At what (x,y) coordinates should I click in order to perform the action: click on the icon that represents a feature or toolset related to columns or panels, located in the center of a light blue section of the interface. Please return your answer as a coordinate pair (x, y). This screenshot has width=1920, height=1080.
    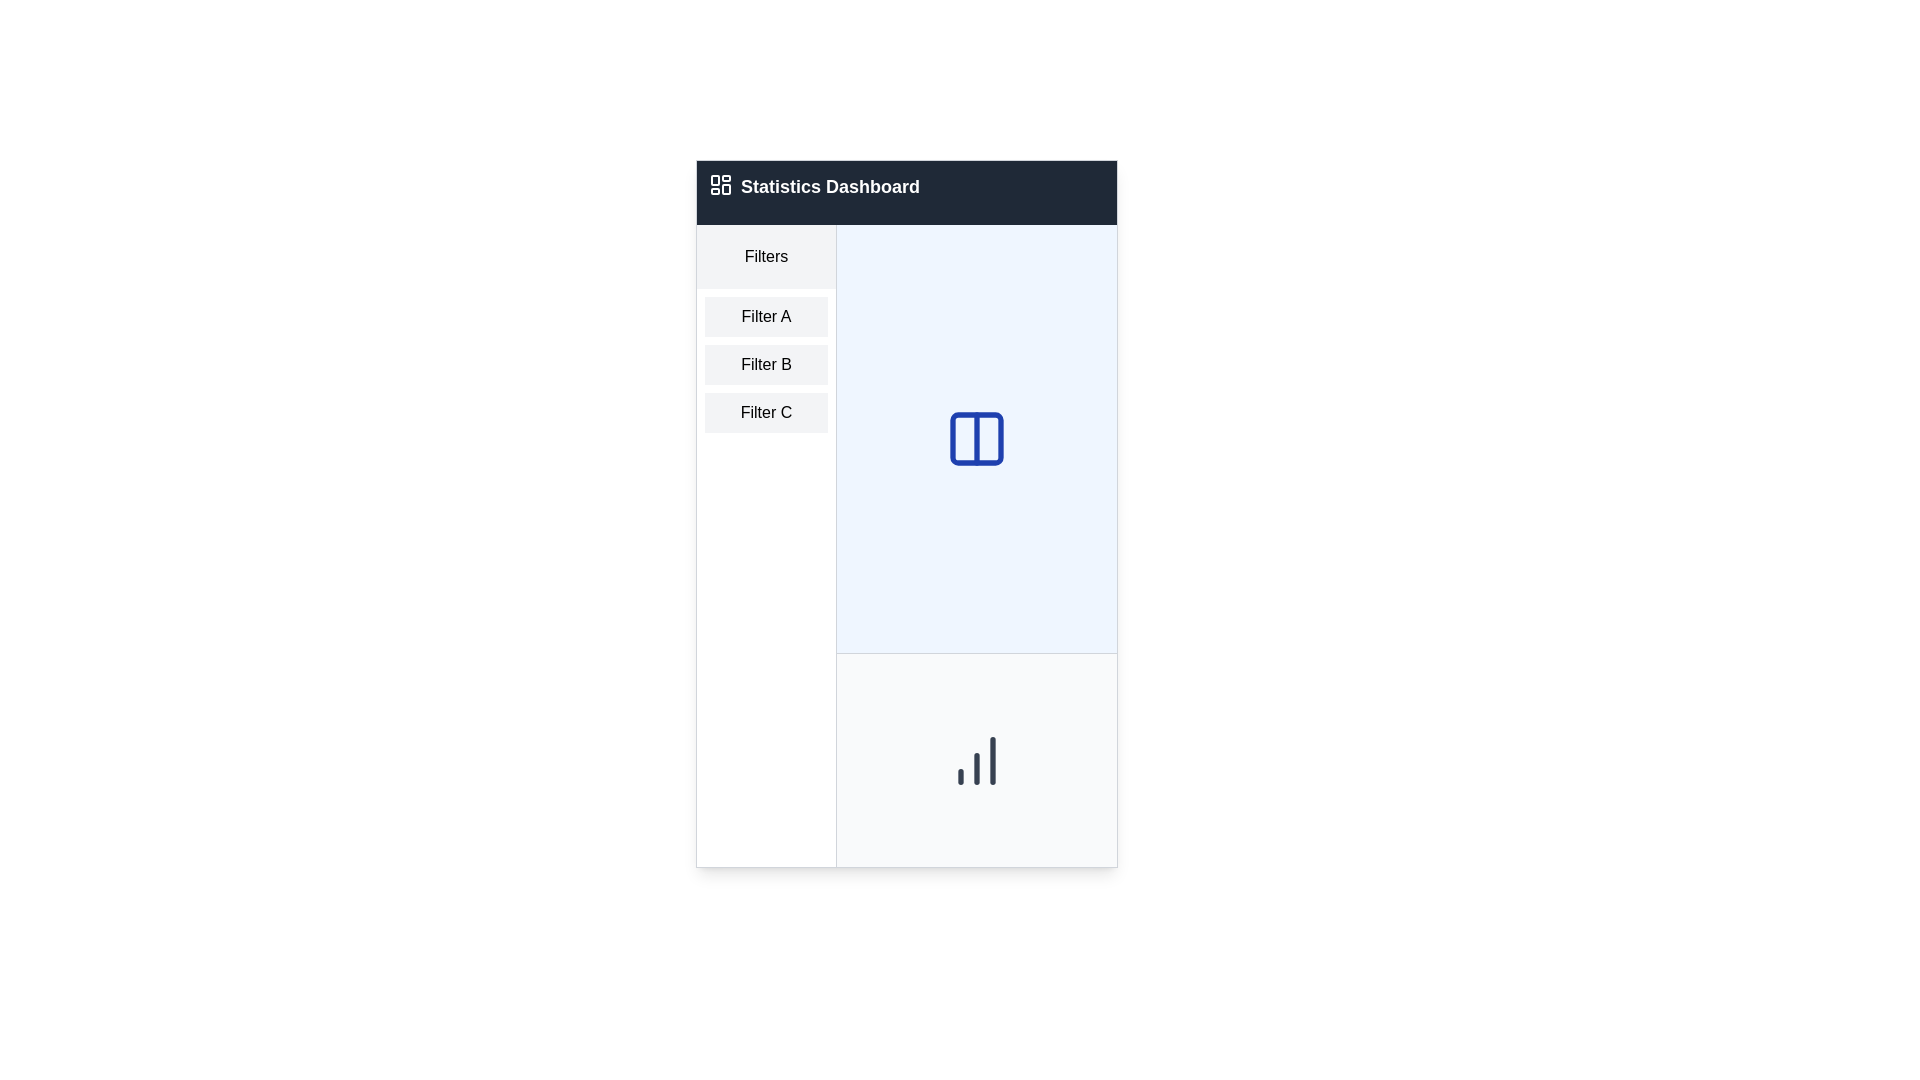
    Looking at the image, I should click on (976, 438).